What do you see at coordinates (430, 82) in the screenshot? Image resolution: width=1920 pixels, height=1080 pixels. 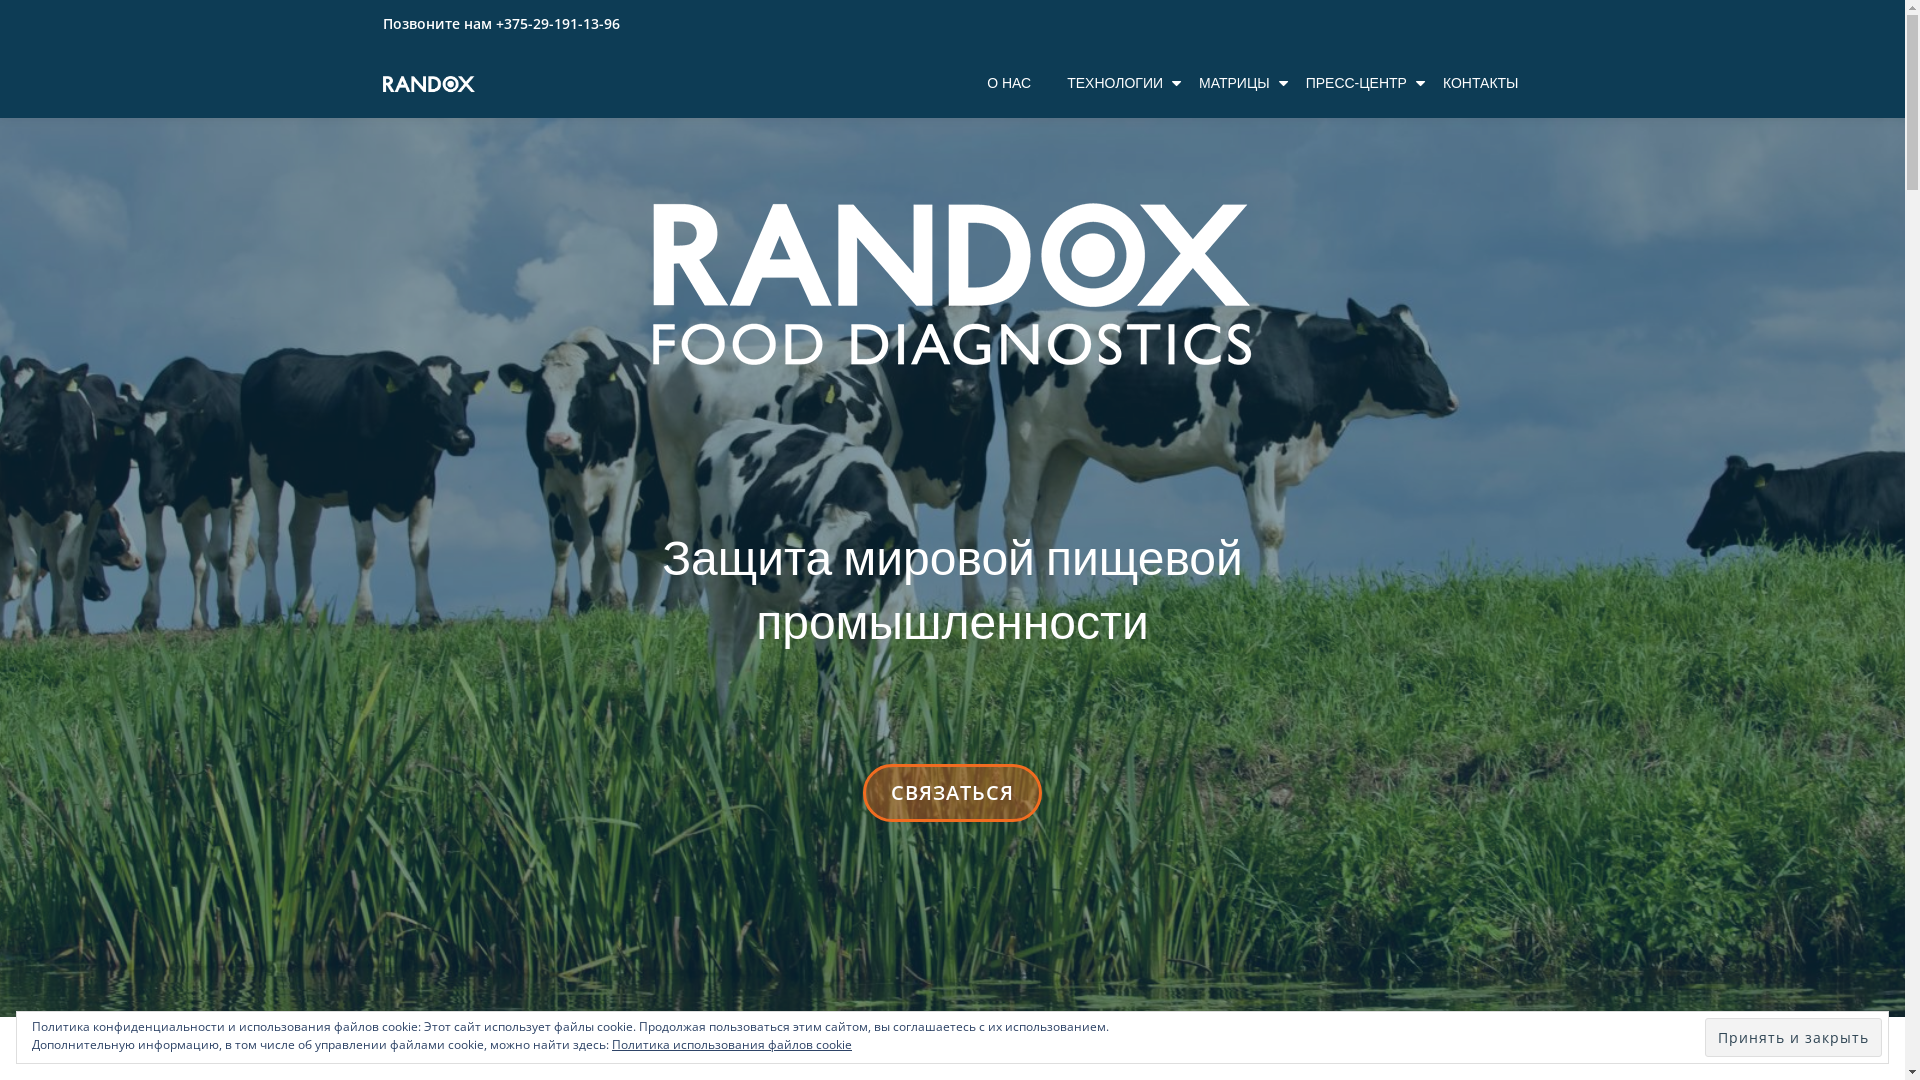 I see `'Randox Food Diagnostics'` at bounding box center [430, 82].